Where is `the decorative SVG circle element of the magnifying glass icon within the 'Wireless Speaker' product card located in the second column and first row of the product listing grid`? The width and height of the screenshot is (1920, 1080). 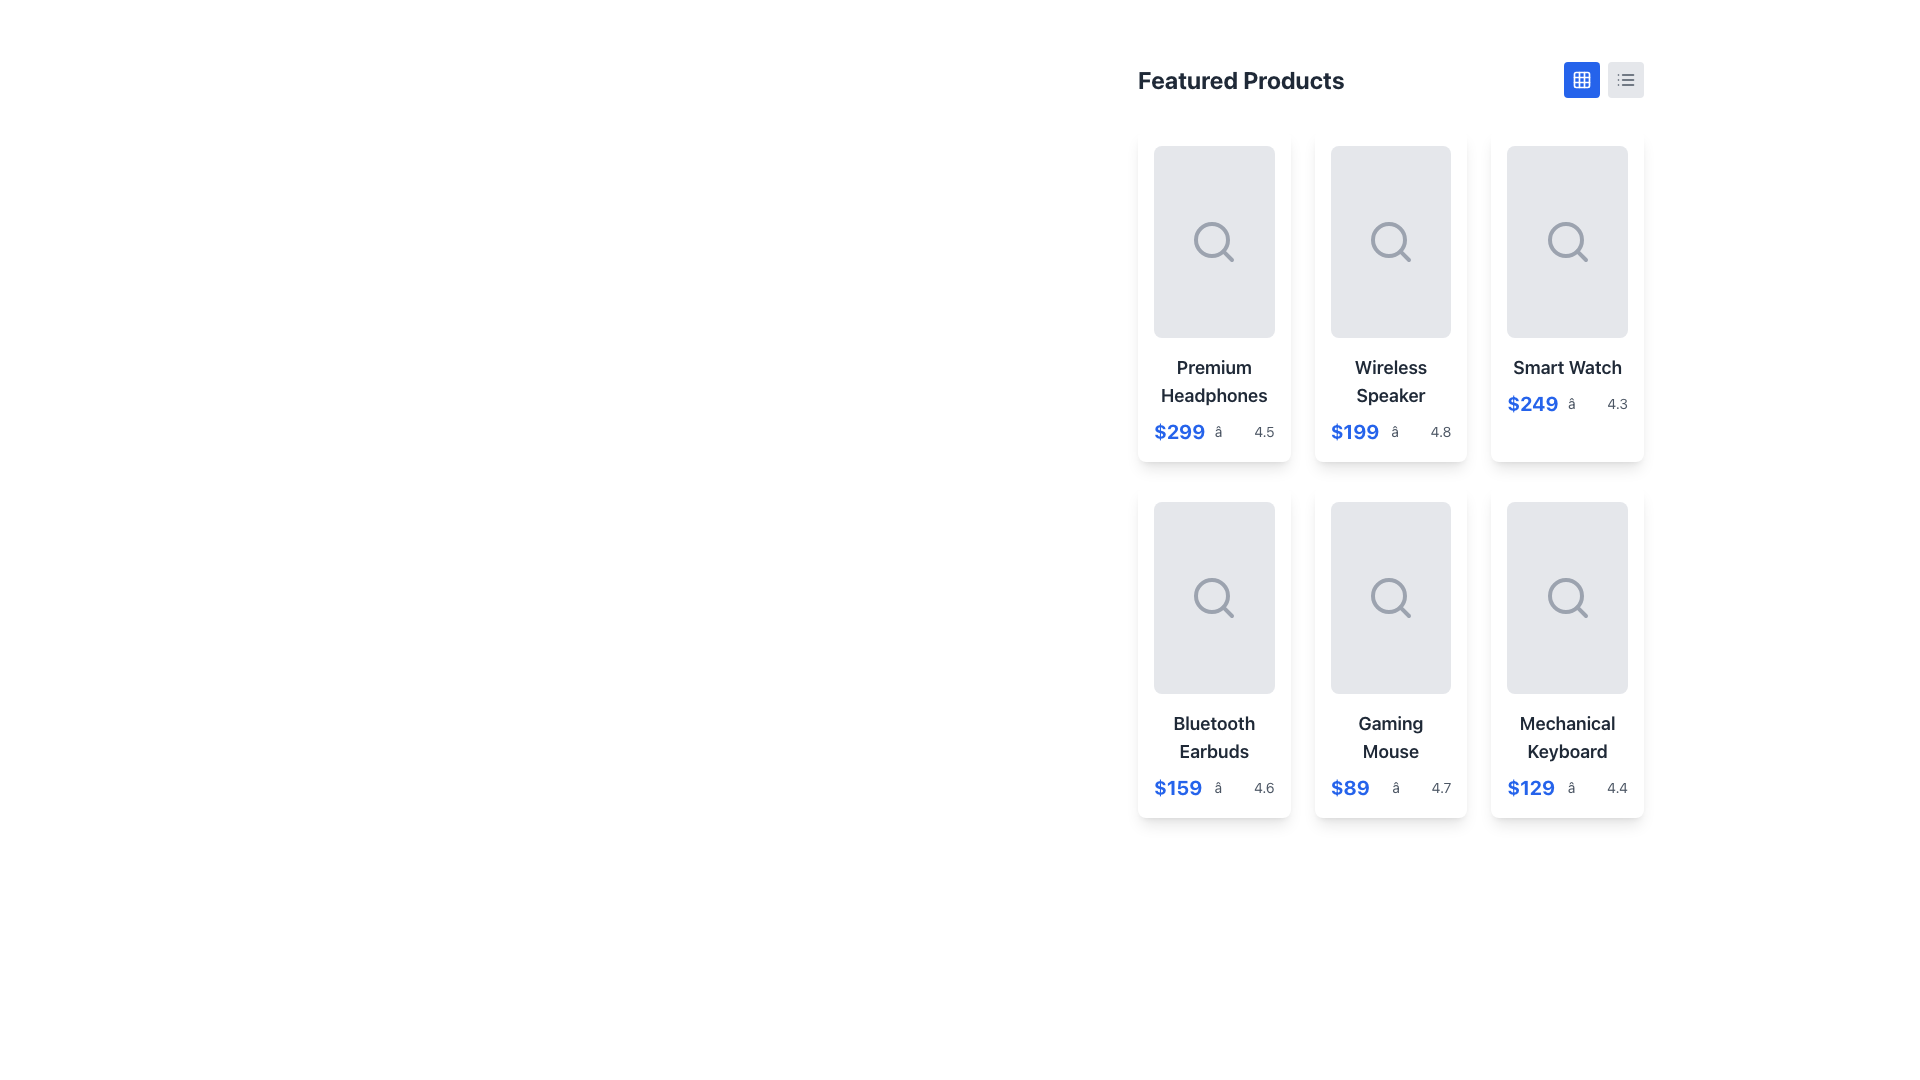 the decorative SVG circle element of the magnifying glass icon within the 'Wireless Speaker' product card located in the second column and first row of the product listing grid is located at coordinates (1387, 238).